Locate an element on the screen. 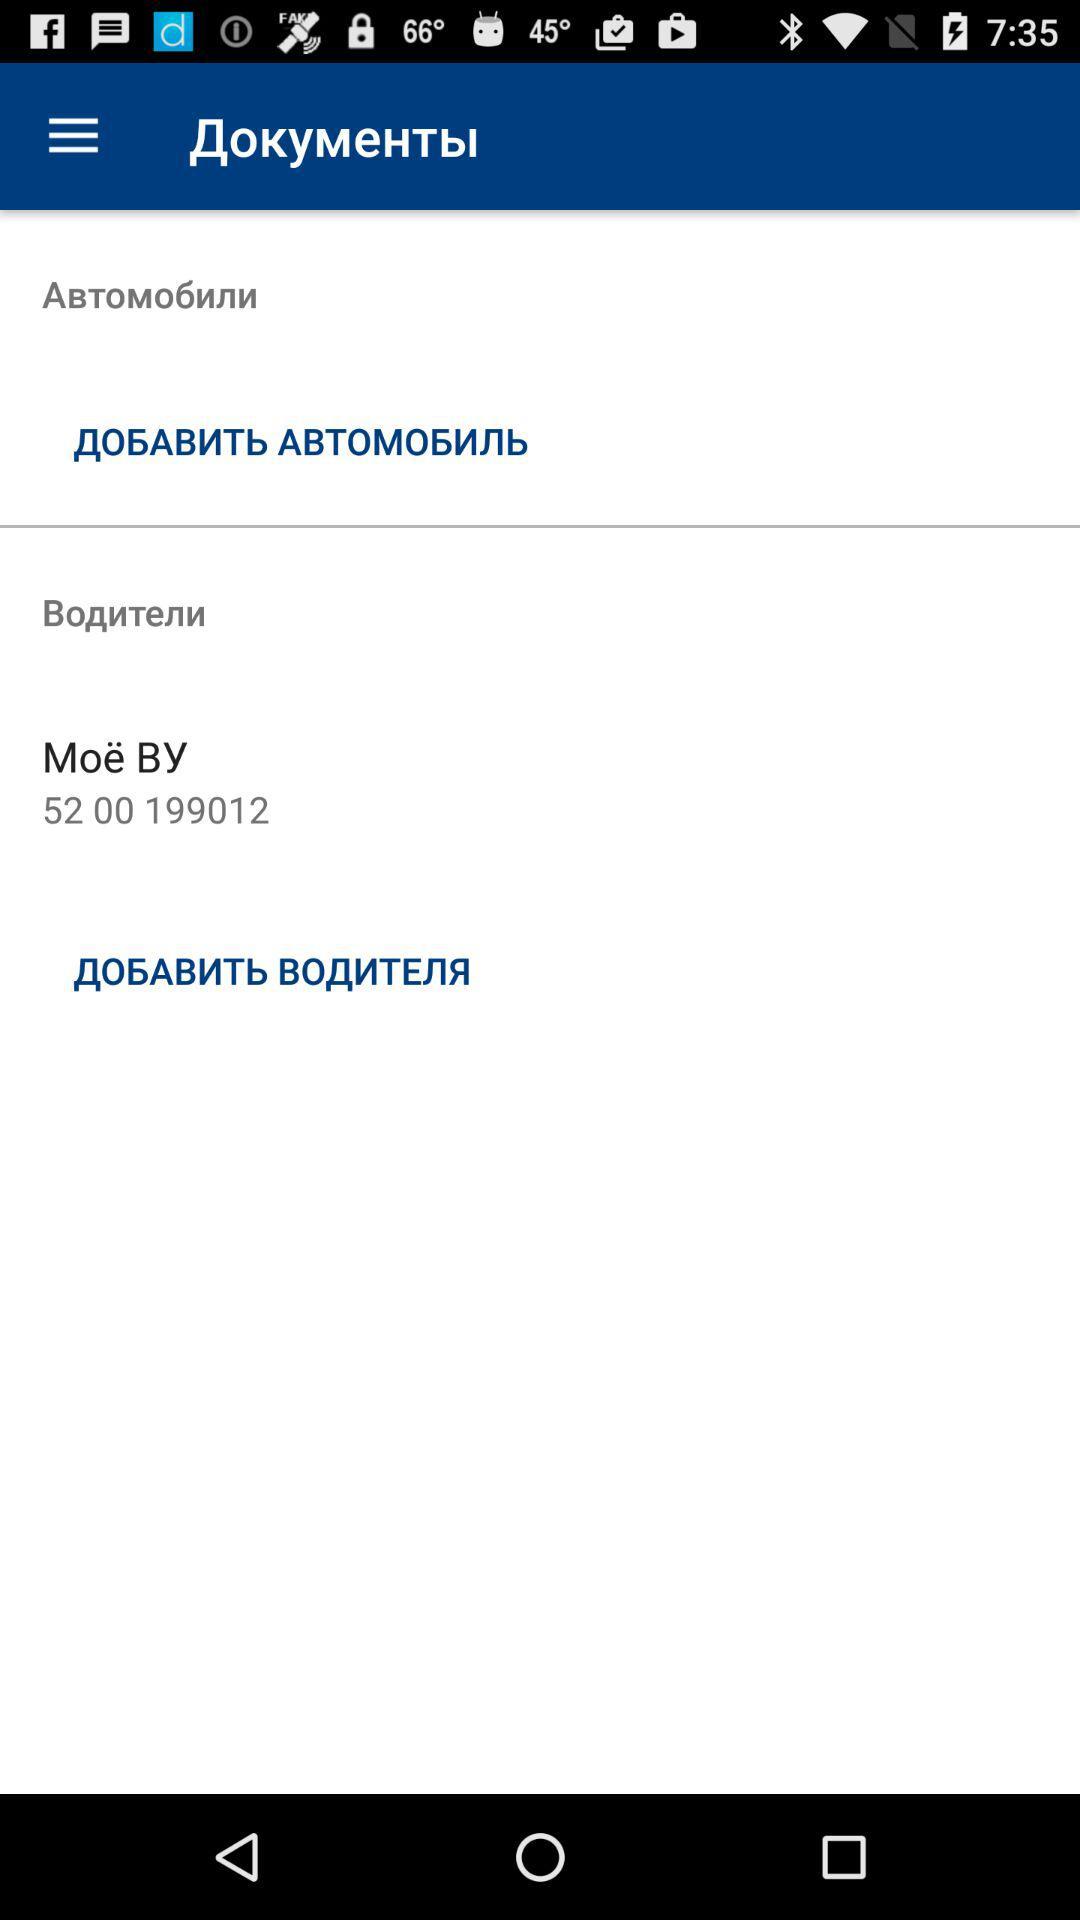 This screenshot has height=1920, width=1080. the item below 52 00 199012 item is located at coordinates (540, 970).